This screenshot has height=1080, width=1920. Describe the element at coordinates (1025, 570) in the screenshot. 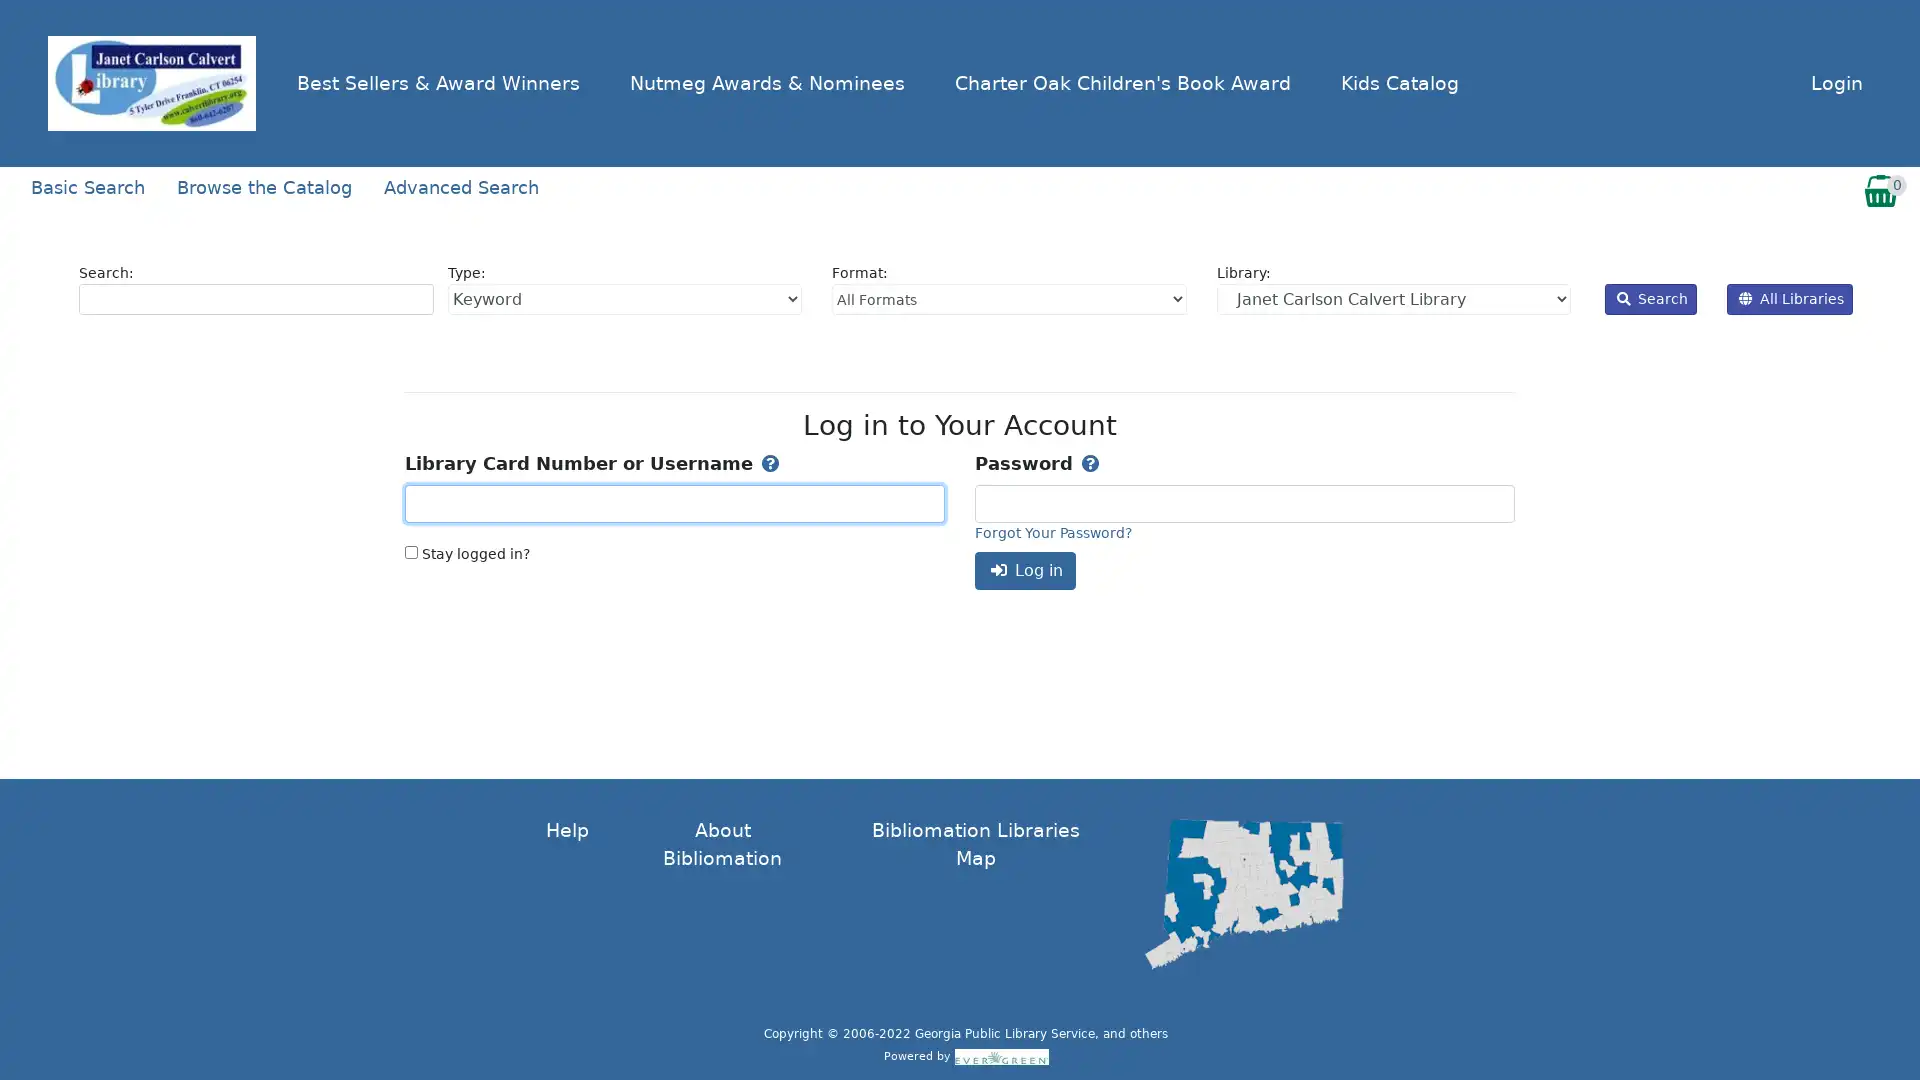

I see `Log in` at that location.